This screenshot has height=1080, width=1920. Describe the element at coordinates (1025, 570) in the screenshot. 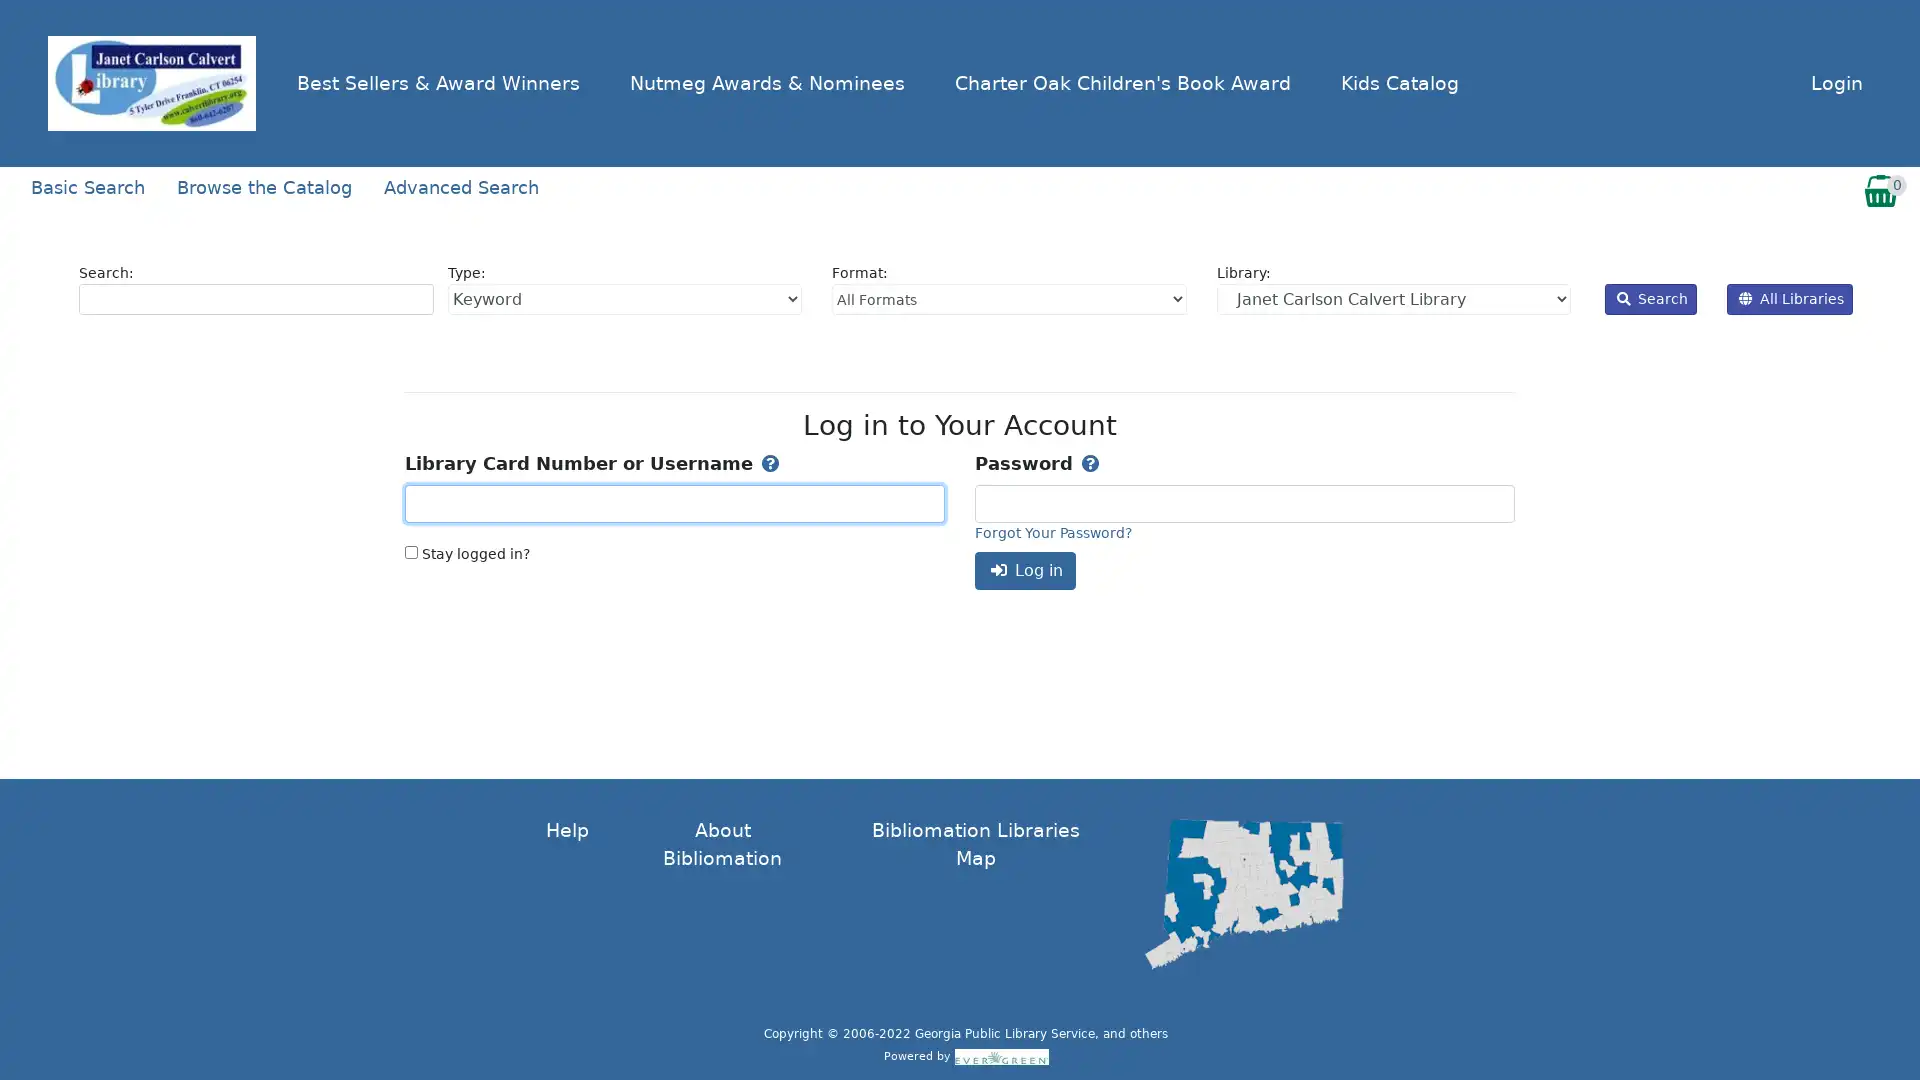

I see `Log in` at that location.